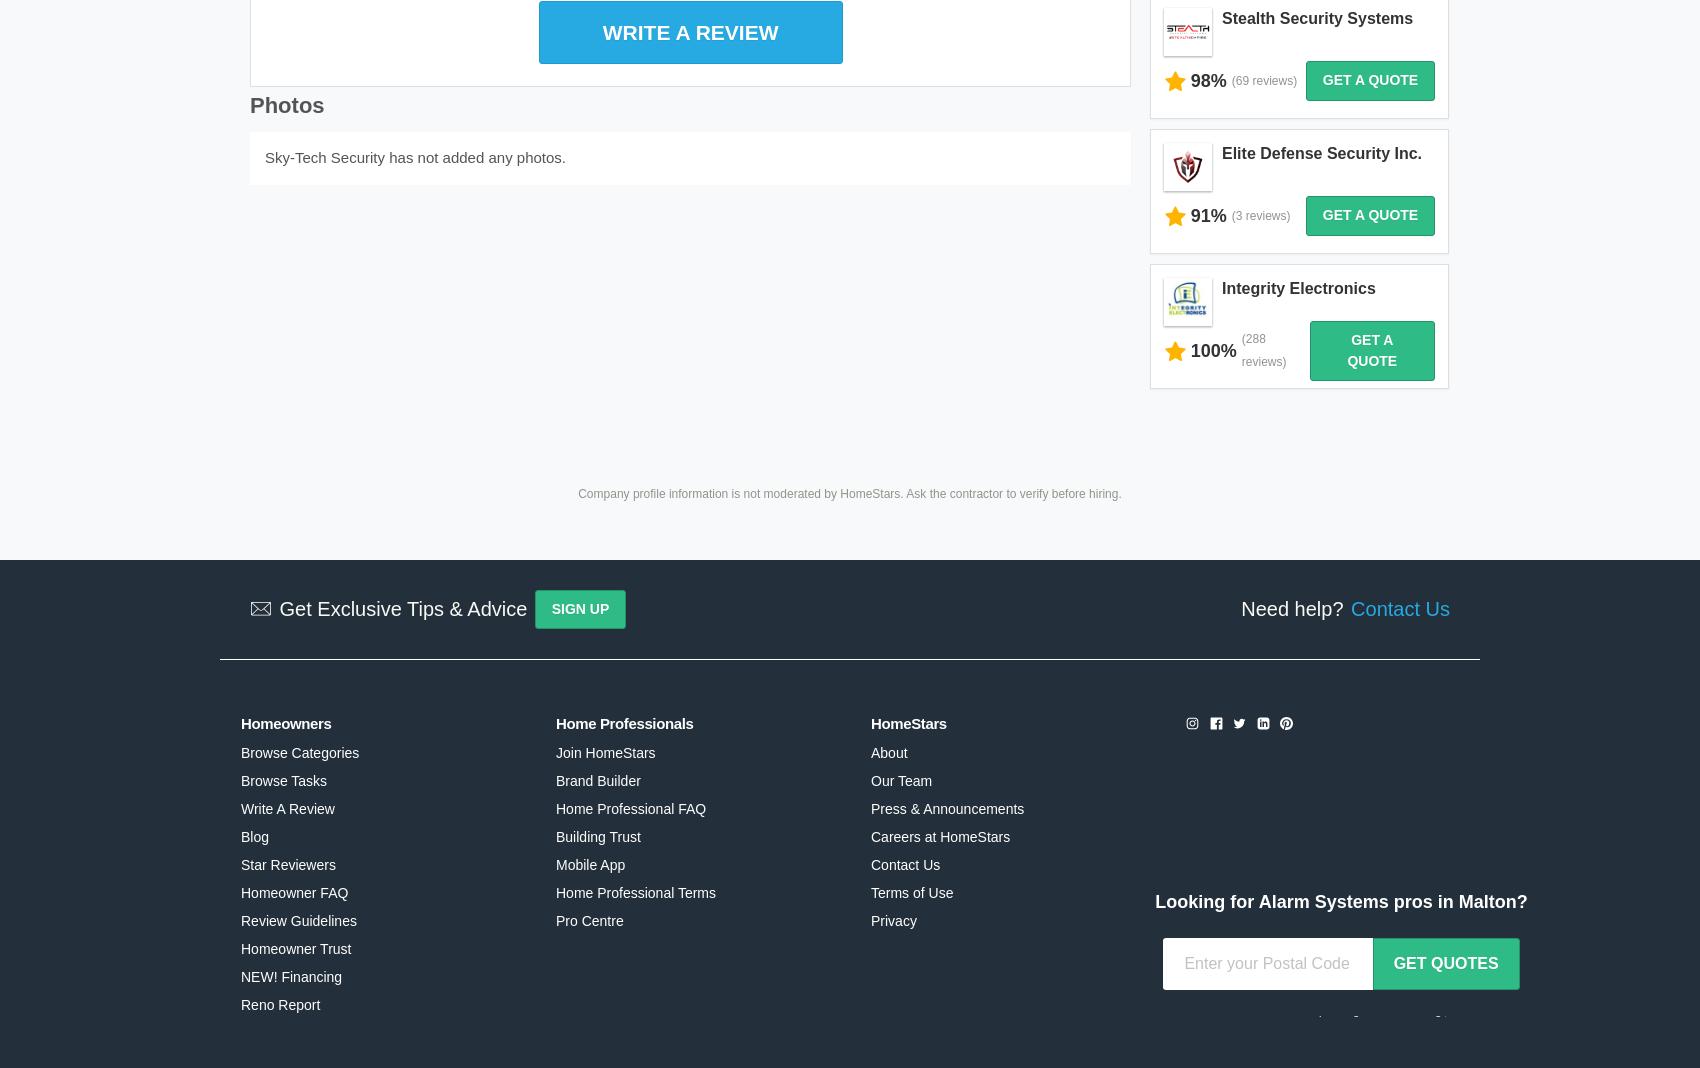  What do you see at coordinates (912, 808) in the screenshot?
I see `'Terms of Use'` at bounding box center [912, 808].